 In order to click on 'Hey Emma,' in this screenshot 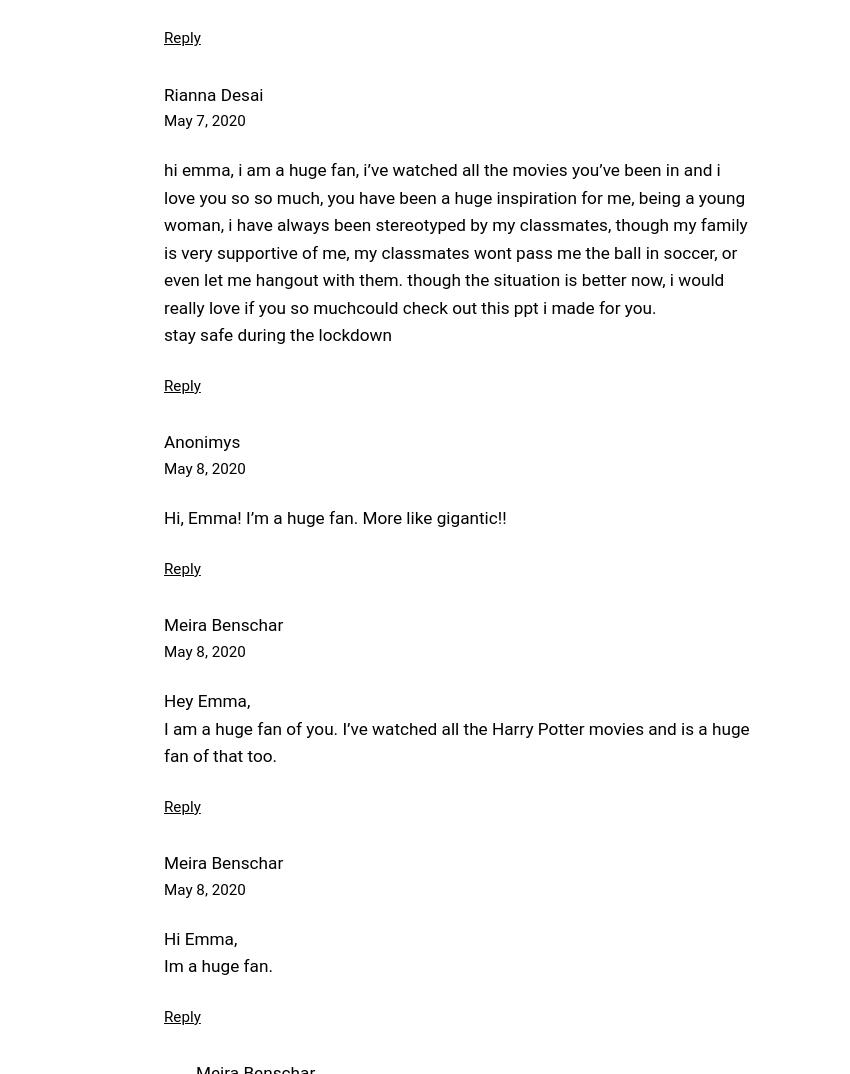, I will do `click(163, 700)`.